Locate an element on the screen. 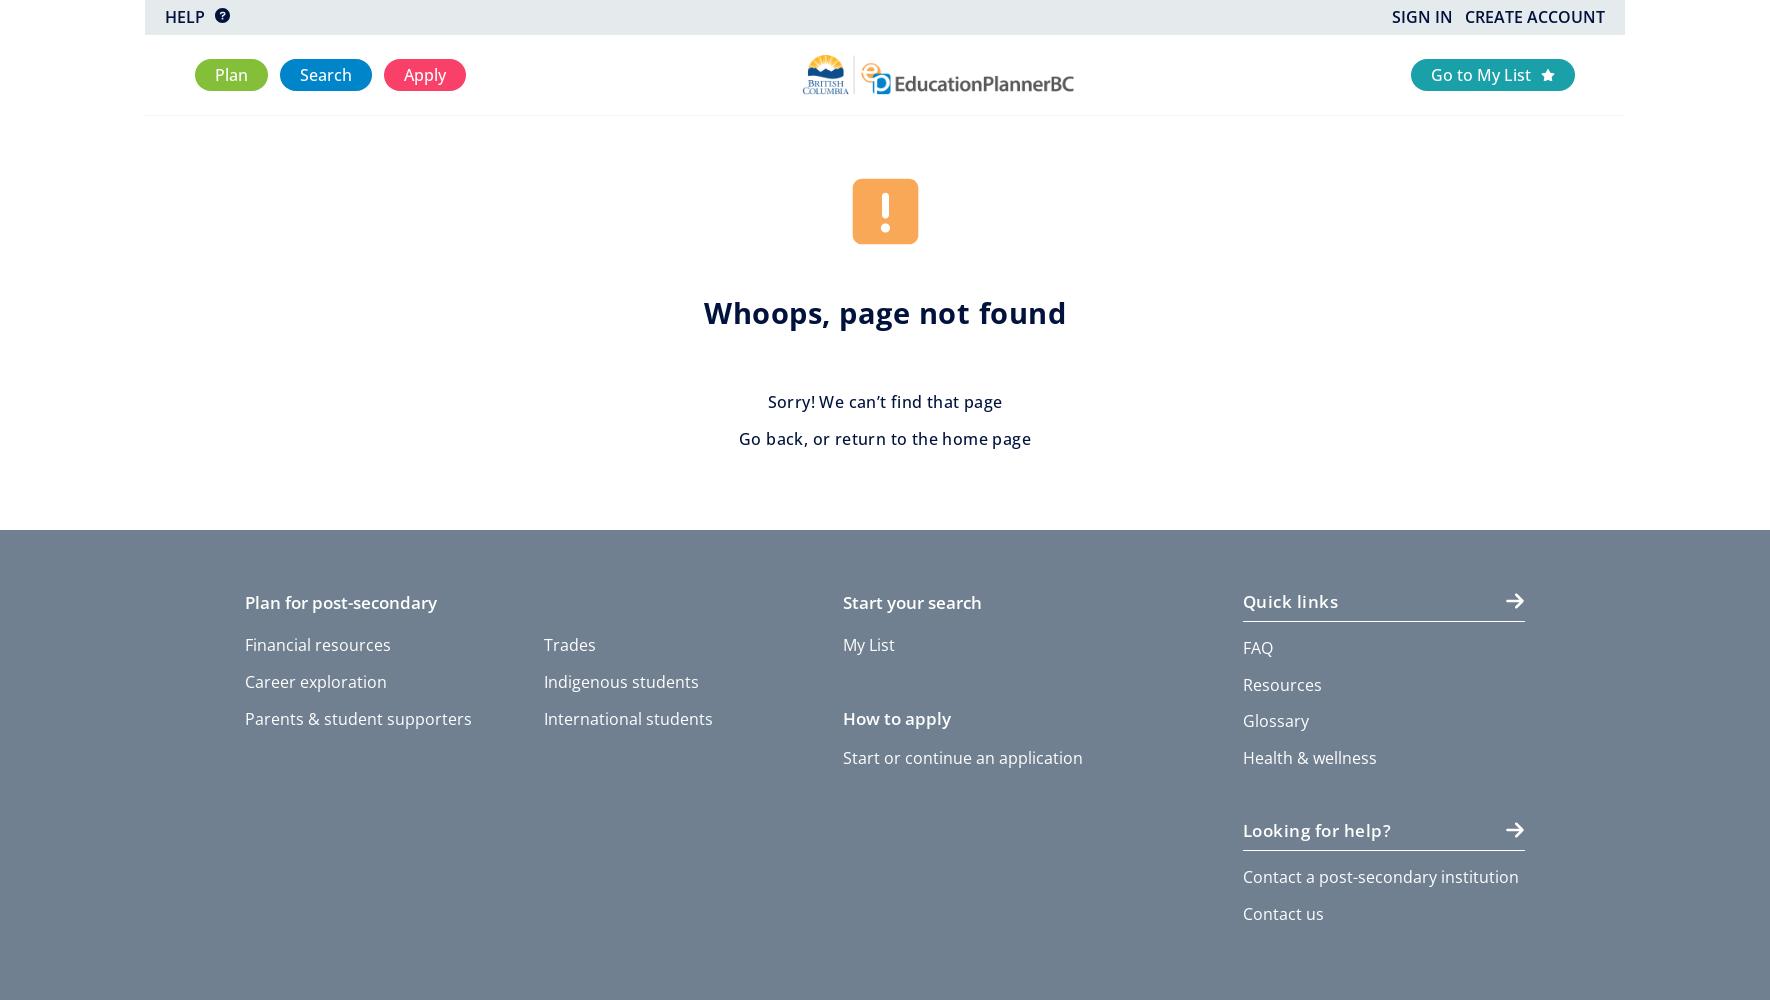 This screenshot has width=1770, height=1000. 'Plan' is located at coordinates (231, 73).